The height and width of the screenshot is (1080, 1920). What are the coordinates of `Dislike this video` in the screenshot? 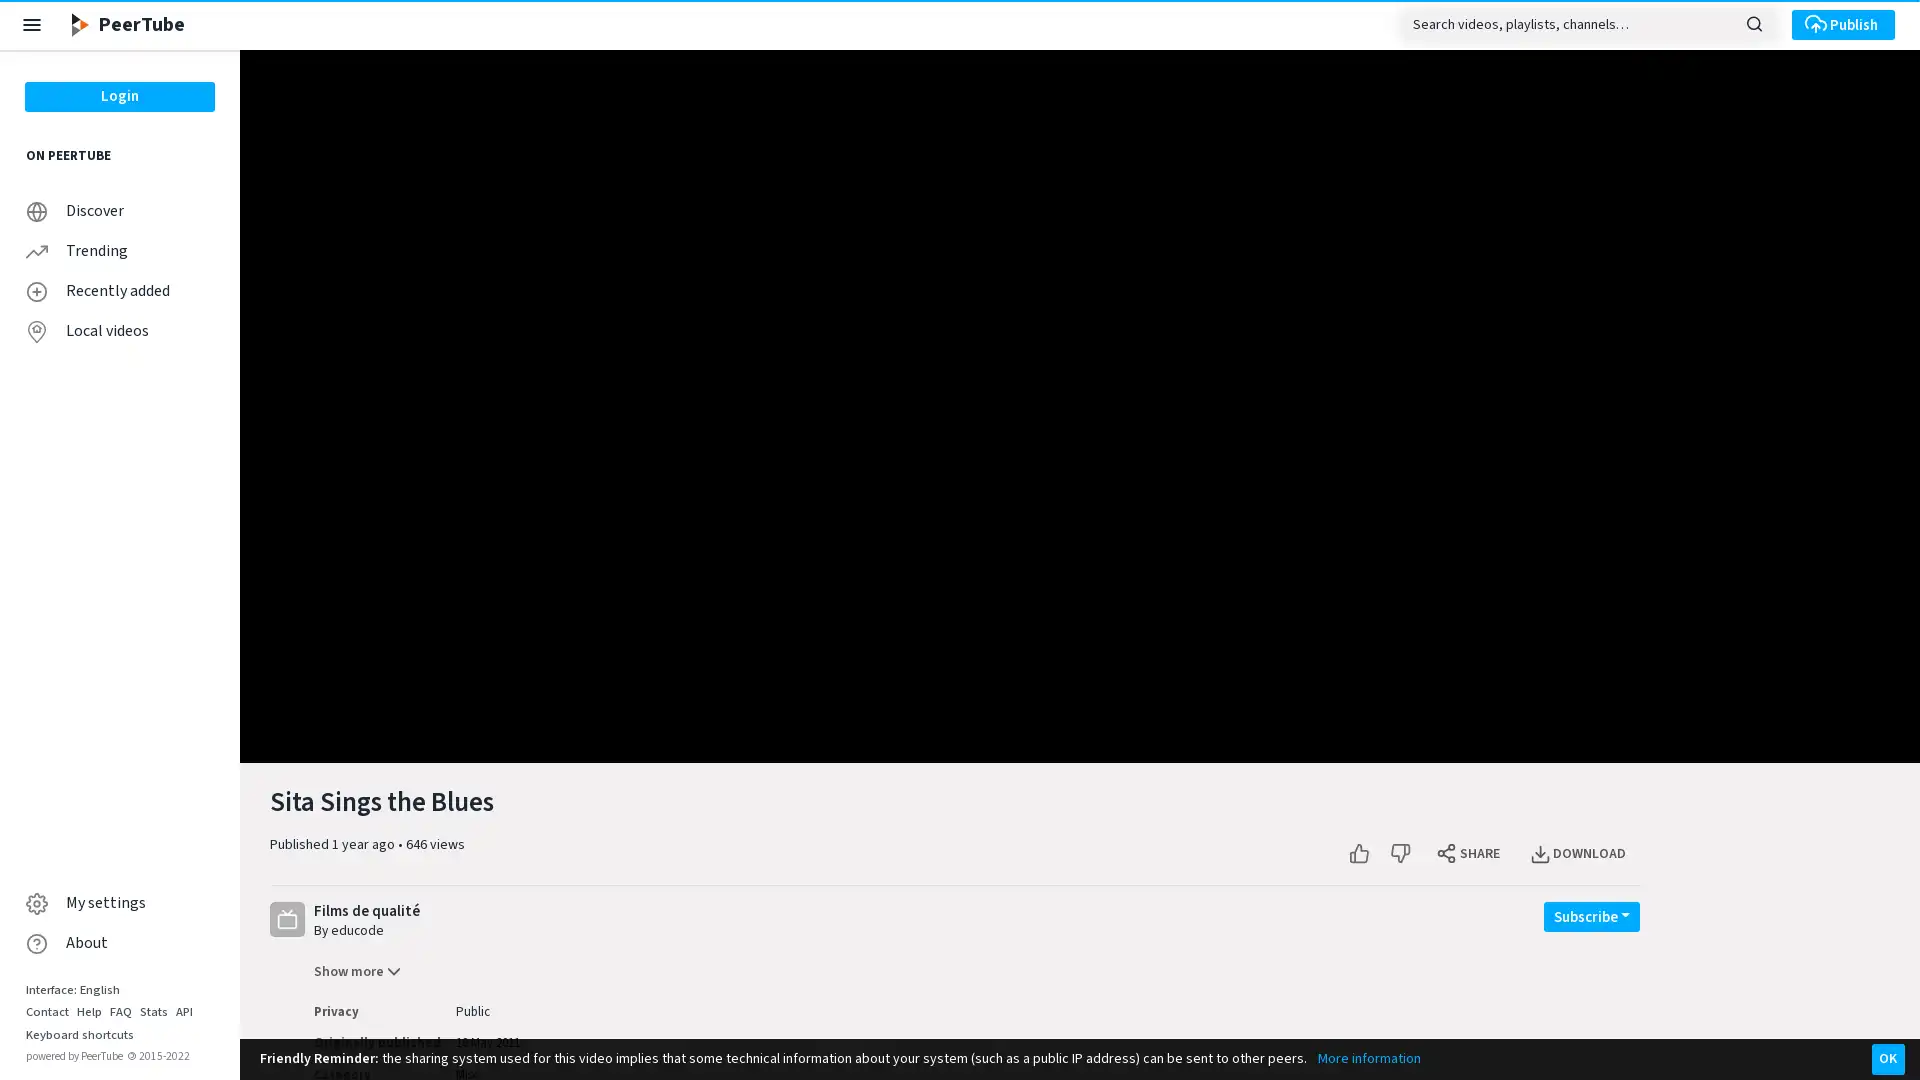 It's located at (1399, 853).